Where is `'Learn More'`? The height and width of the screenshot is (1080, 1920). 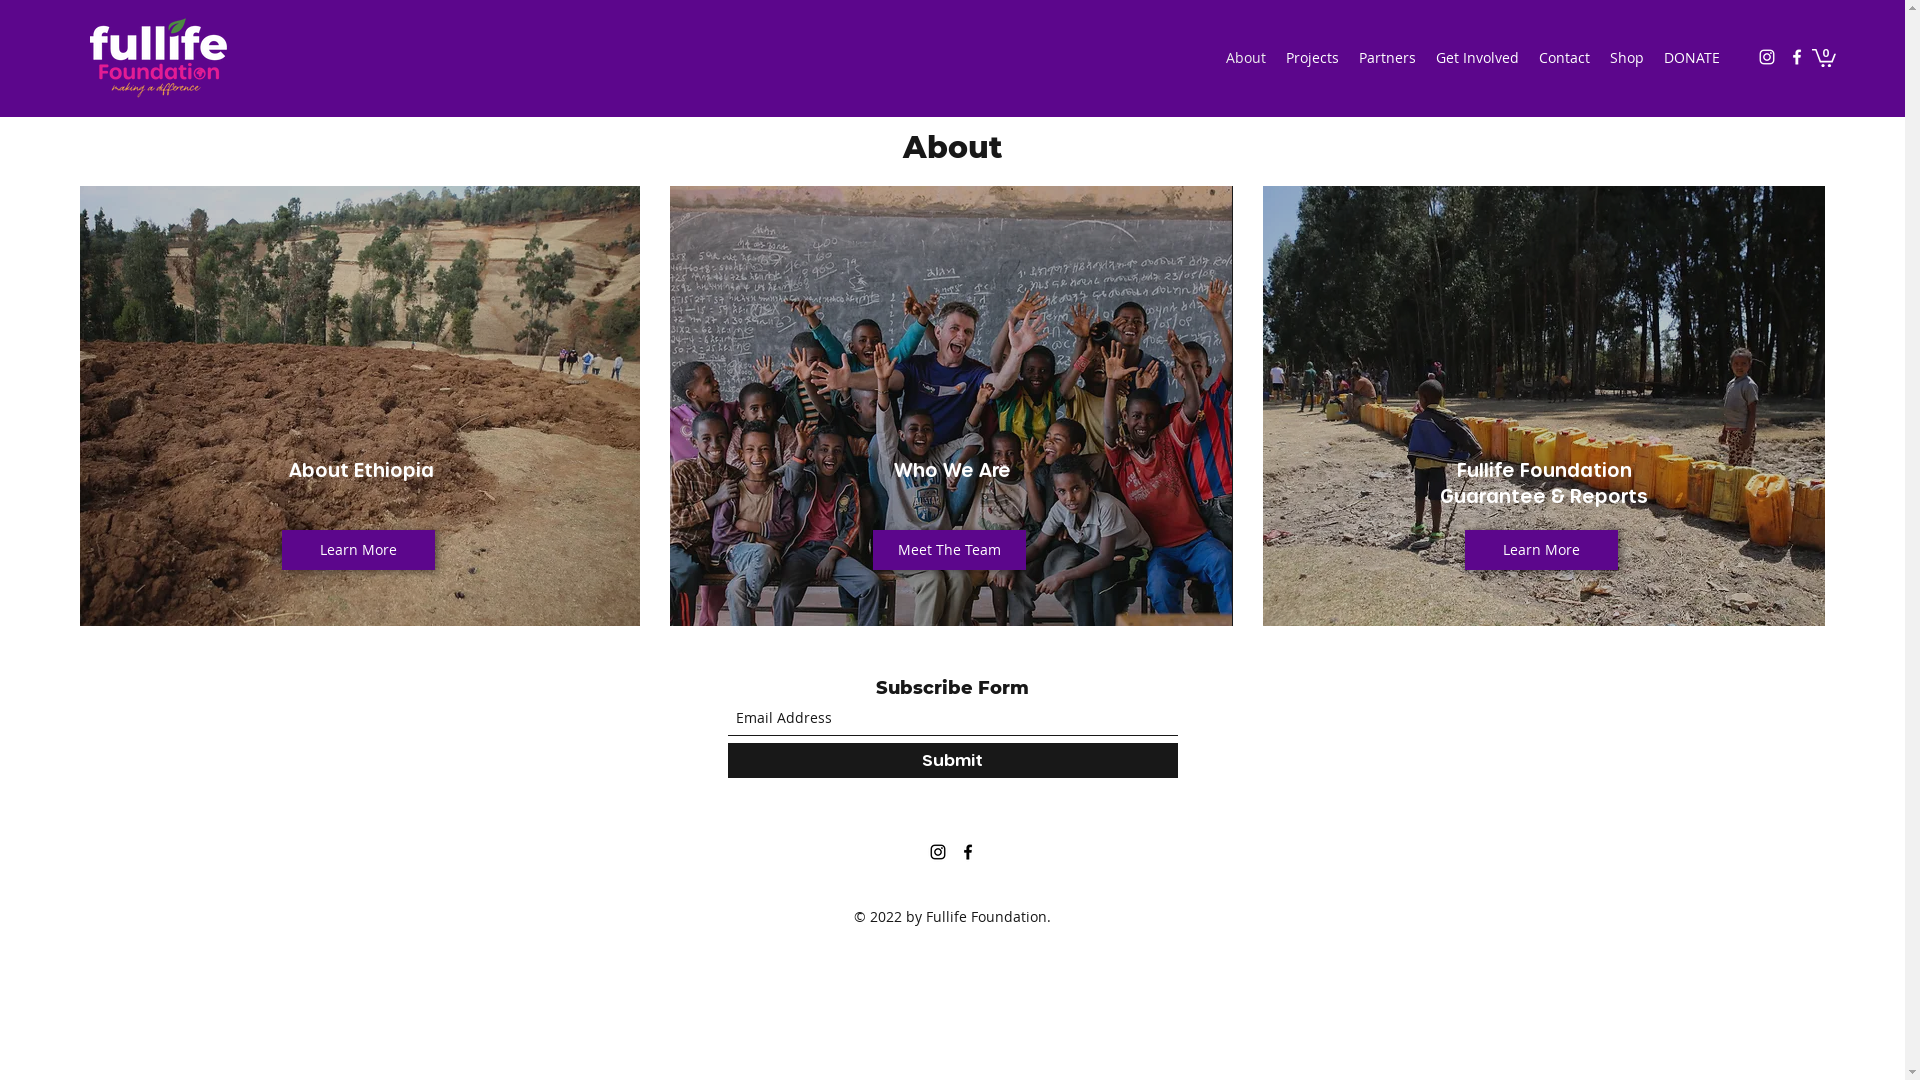 'Learn More' is located at coordinates (1464, 550).